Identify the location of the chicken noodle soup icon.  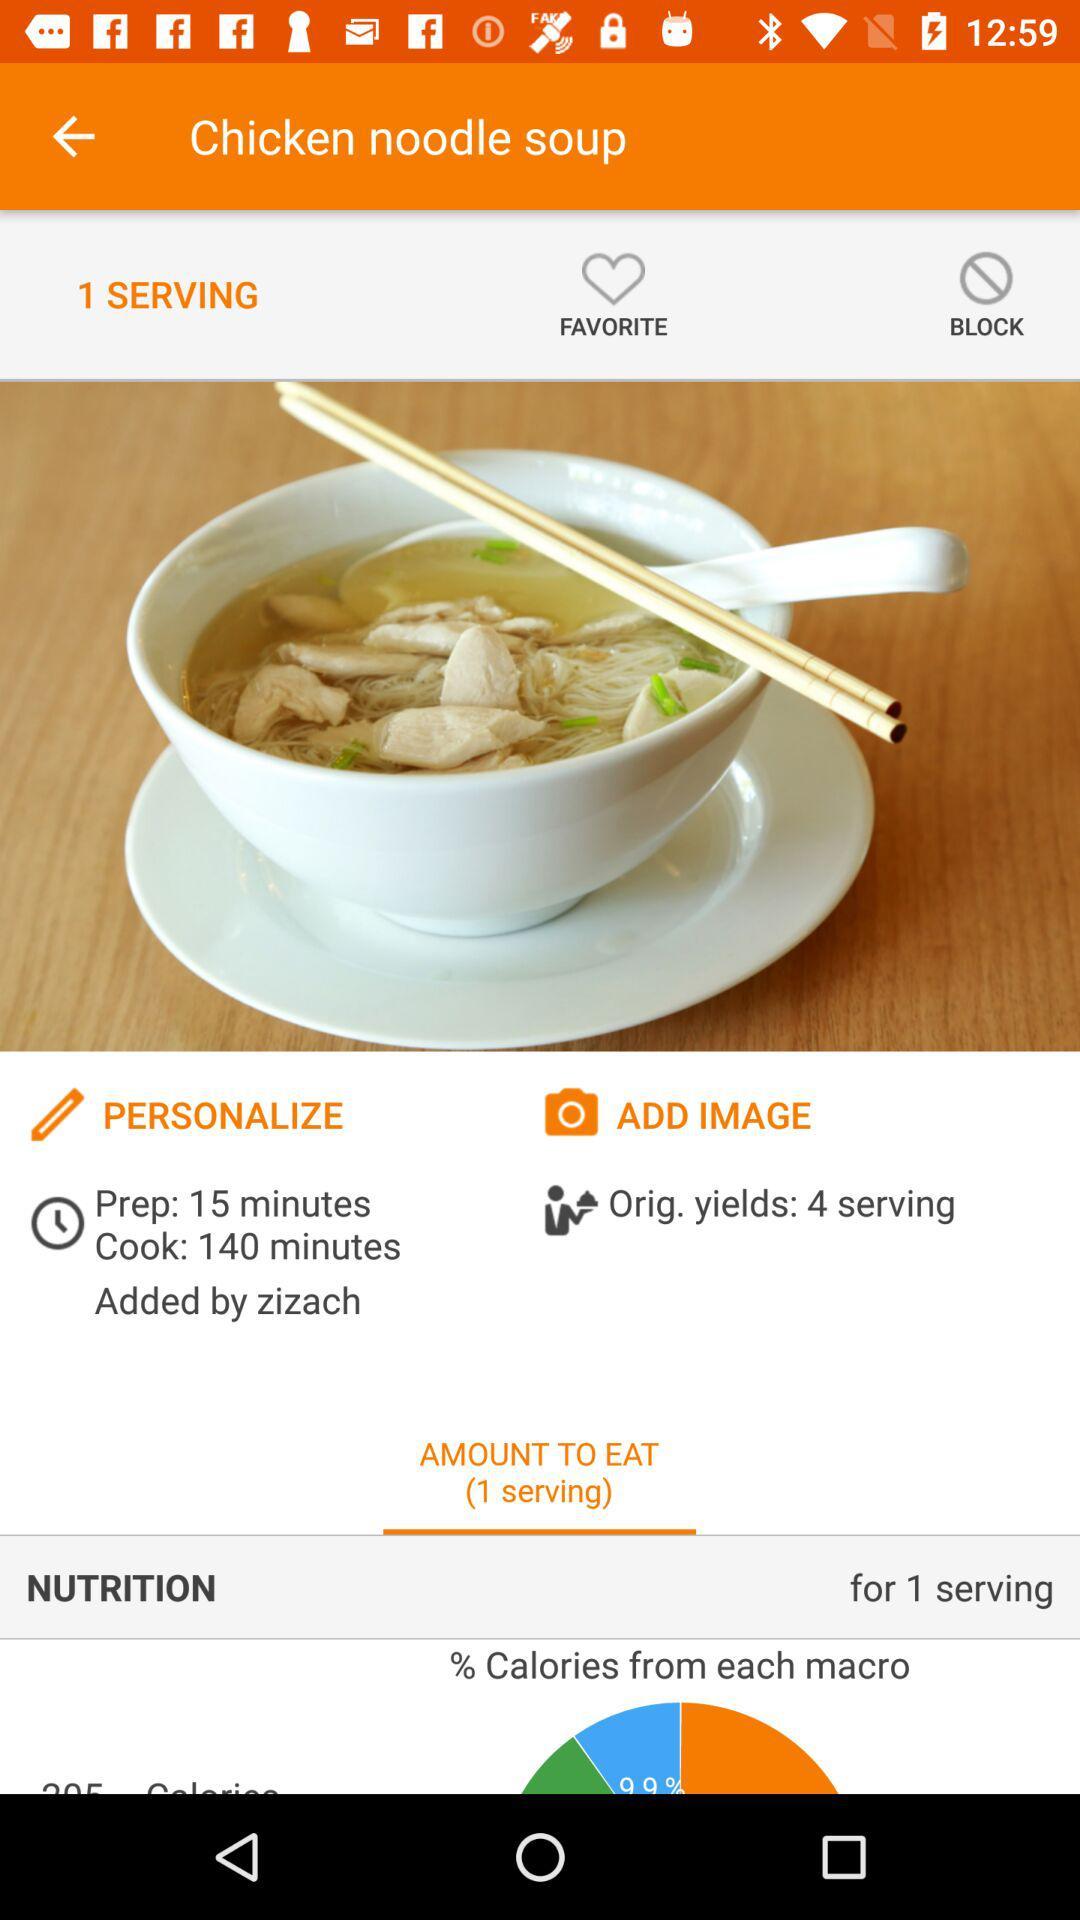
(407, 135).